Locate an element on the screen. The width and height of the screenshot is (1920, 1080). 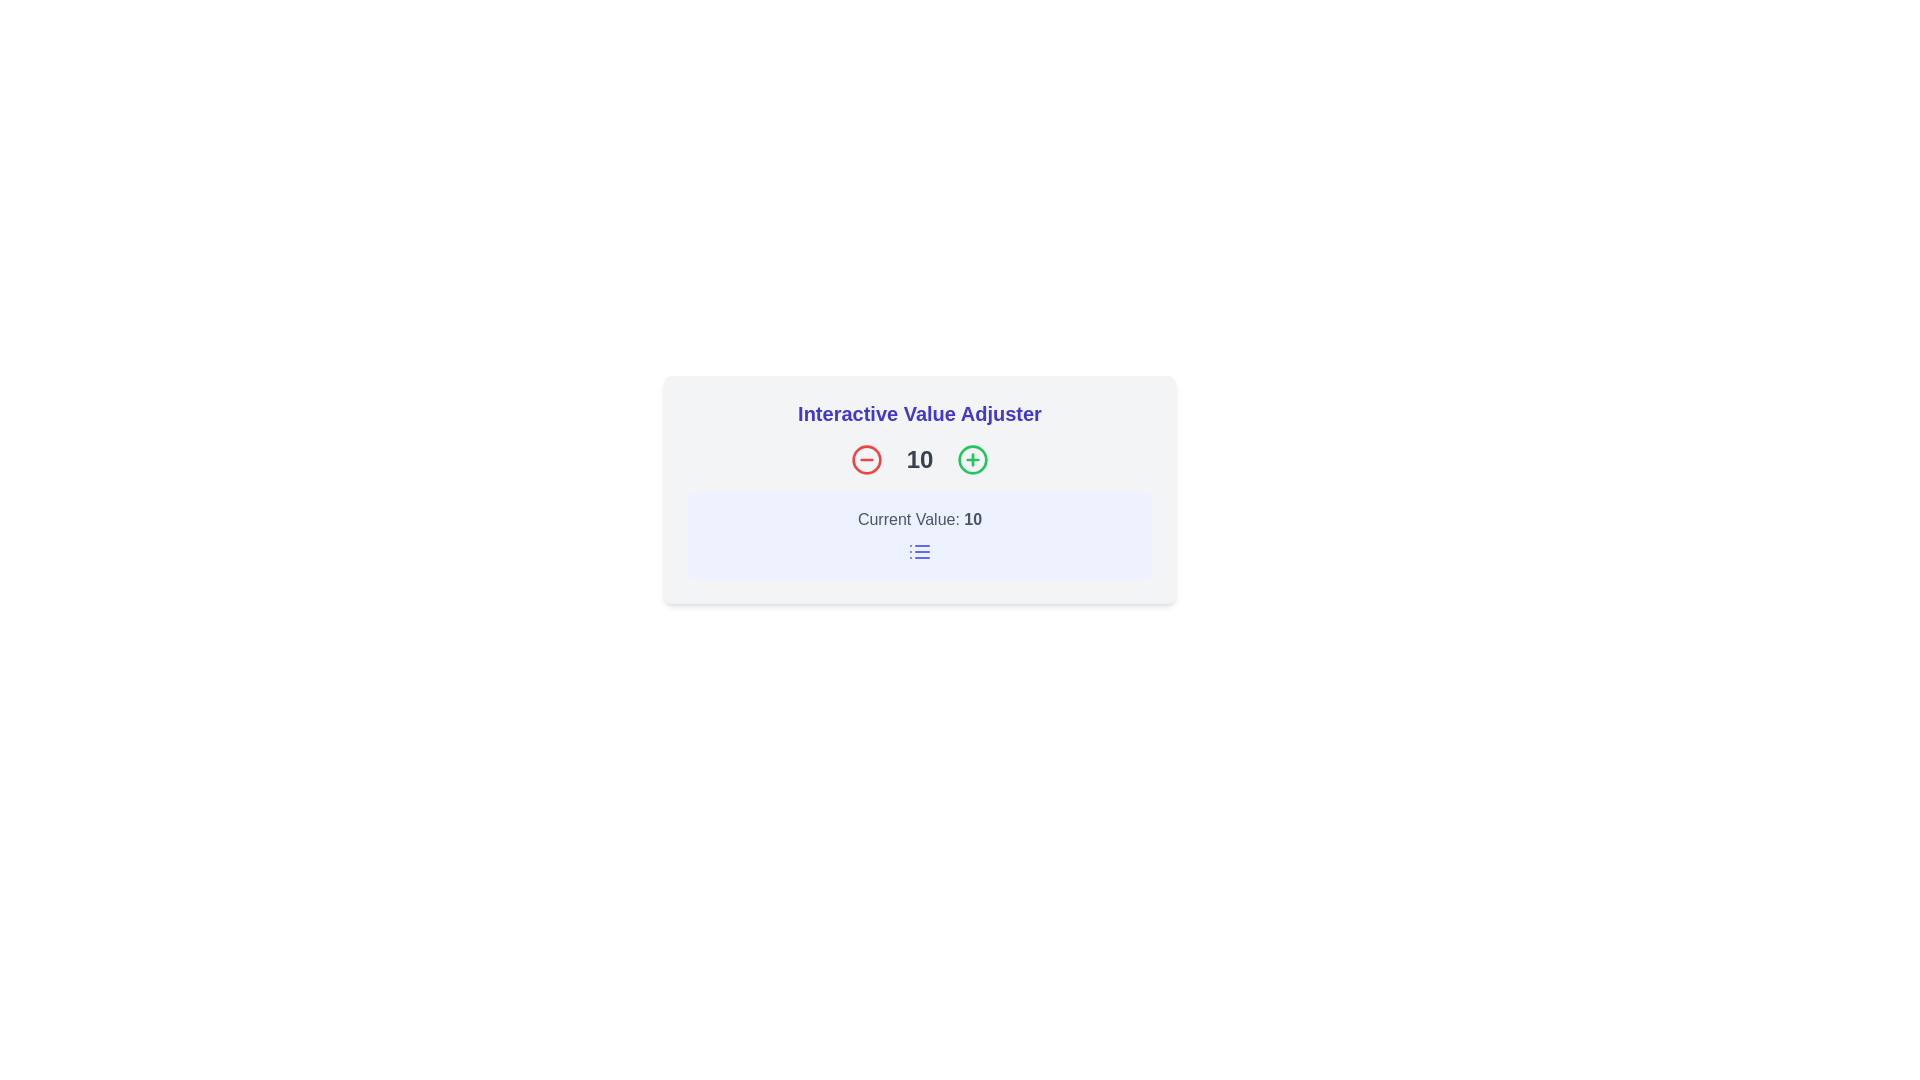
the minus icon on the graphical button is located at coordinates (866, 459).